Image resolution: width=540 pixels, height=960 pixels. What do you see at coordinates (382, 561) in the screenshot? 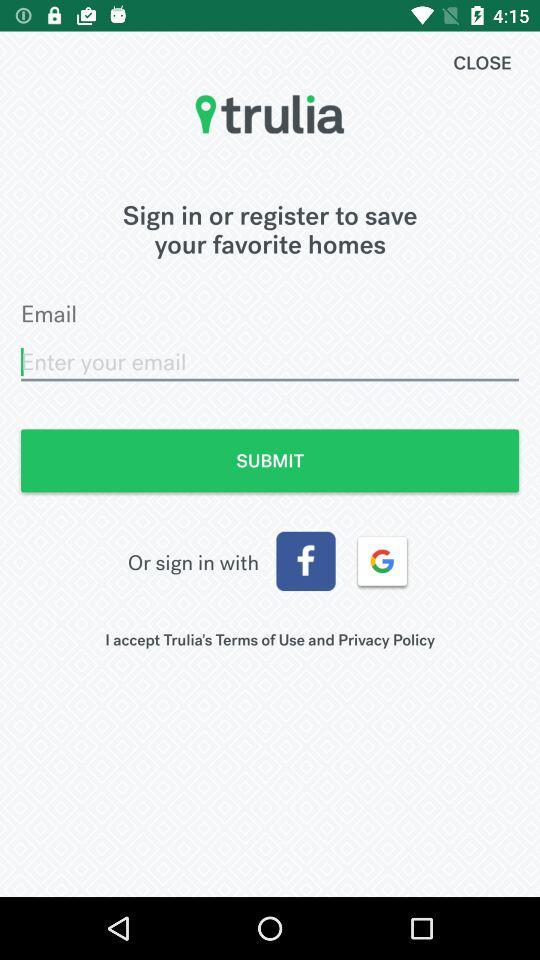
I see `item below submit item` at bounding box center [382, 561].